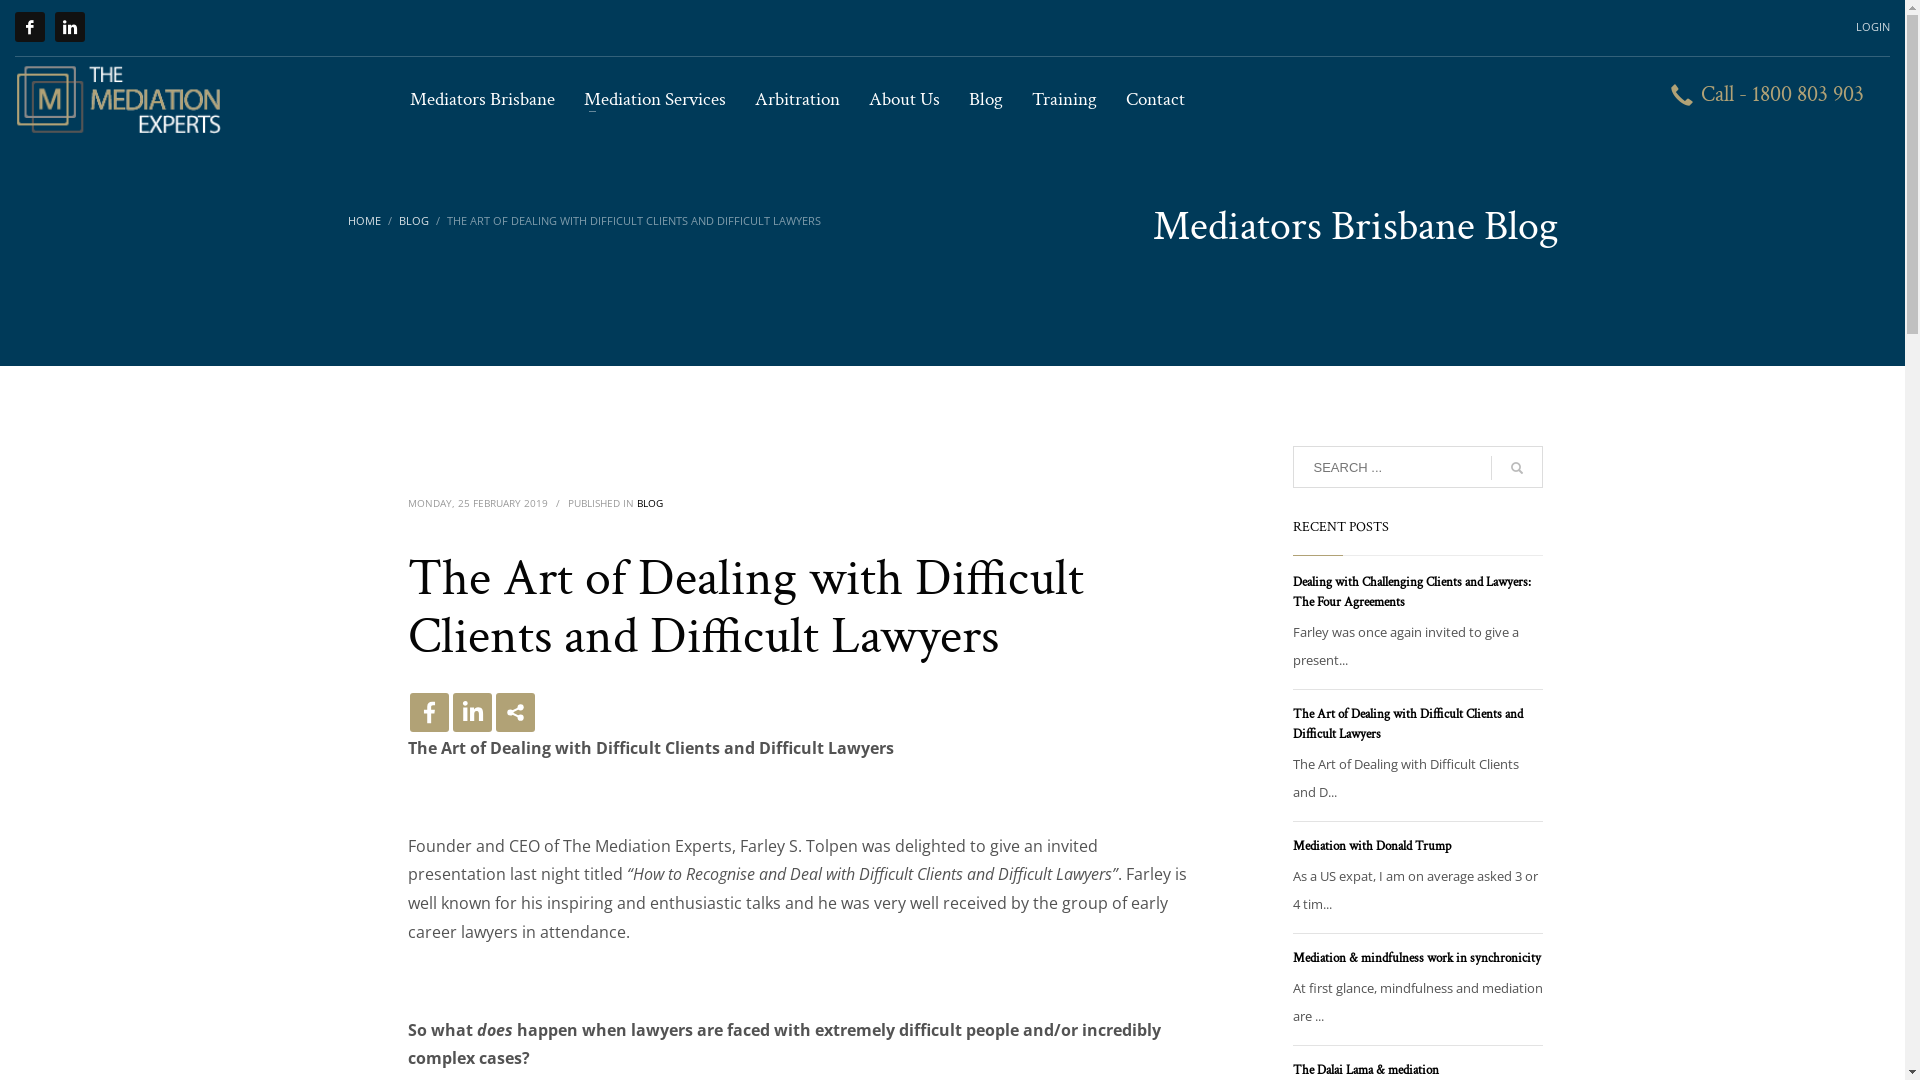 This screenshot has width=1920, height=1080. Describe the element at coordinates (515, 711) in the screenshot. I see `'More'` at that location.